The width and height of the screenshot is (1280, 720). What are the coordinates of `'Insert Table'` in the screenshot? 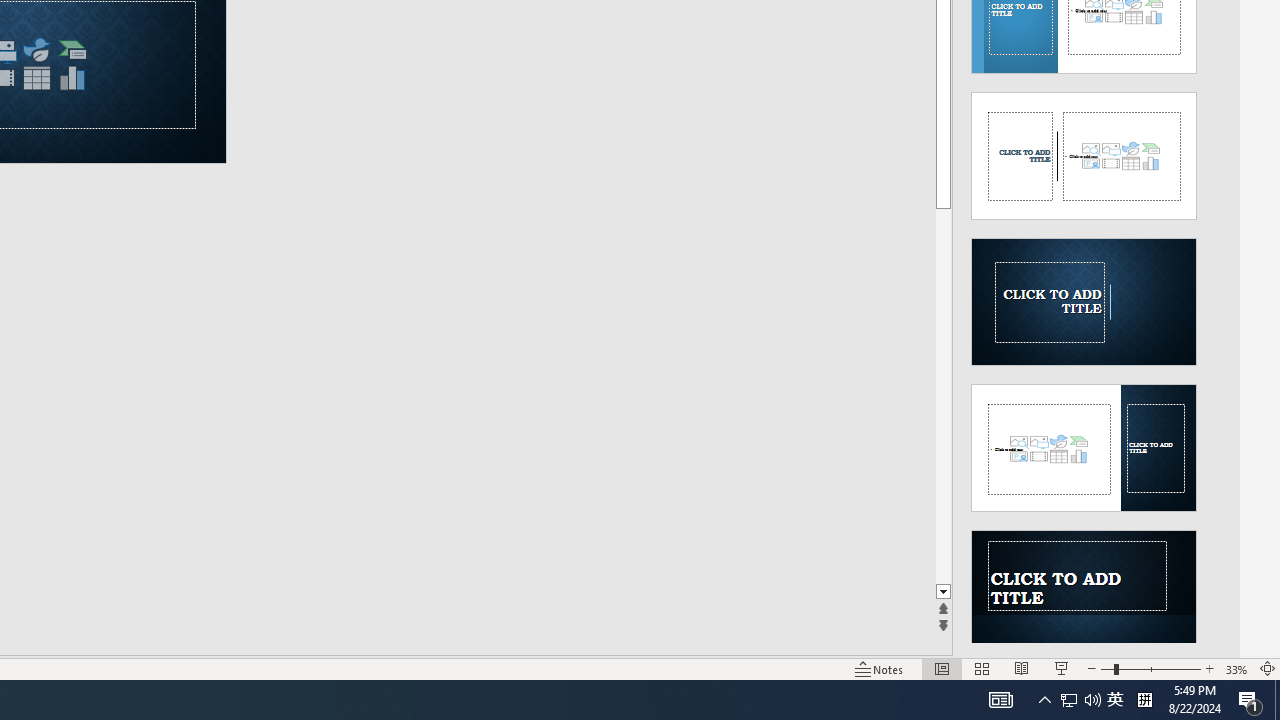 It's located at (36, 77).